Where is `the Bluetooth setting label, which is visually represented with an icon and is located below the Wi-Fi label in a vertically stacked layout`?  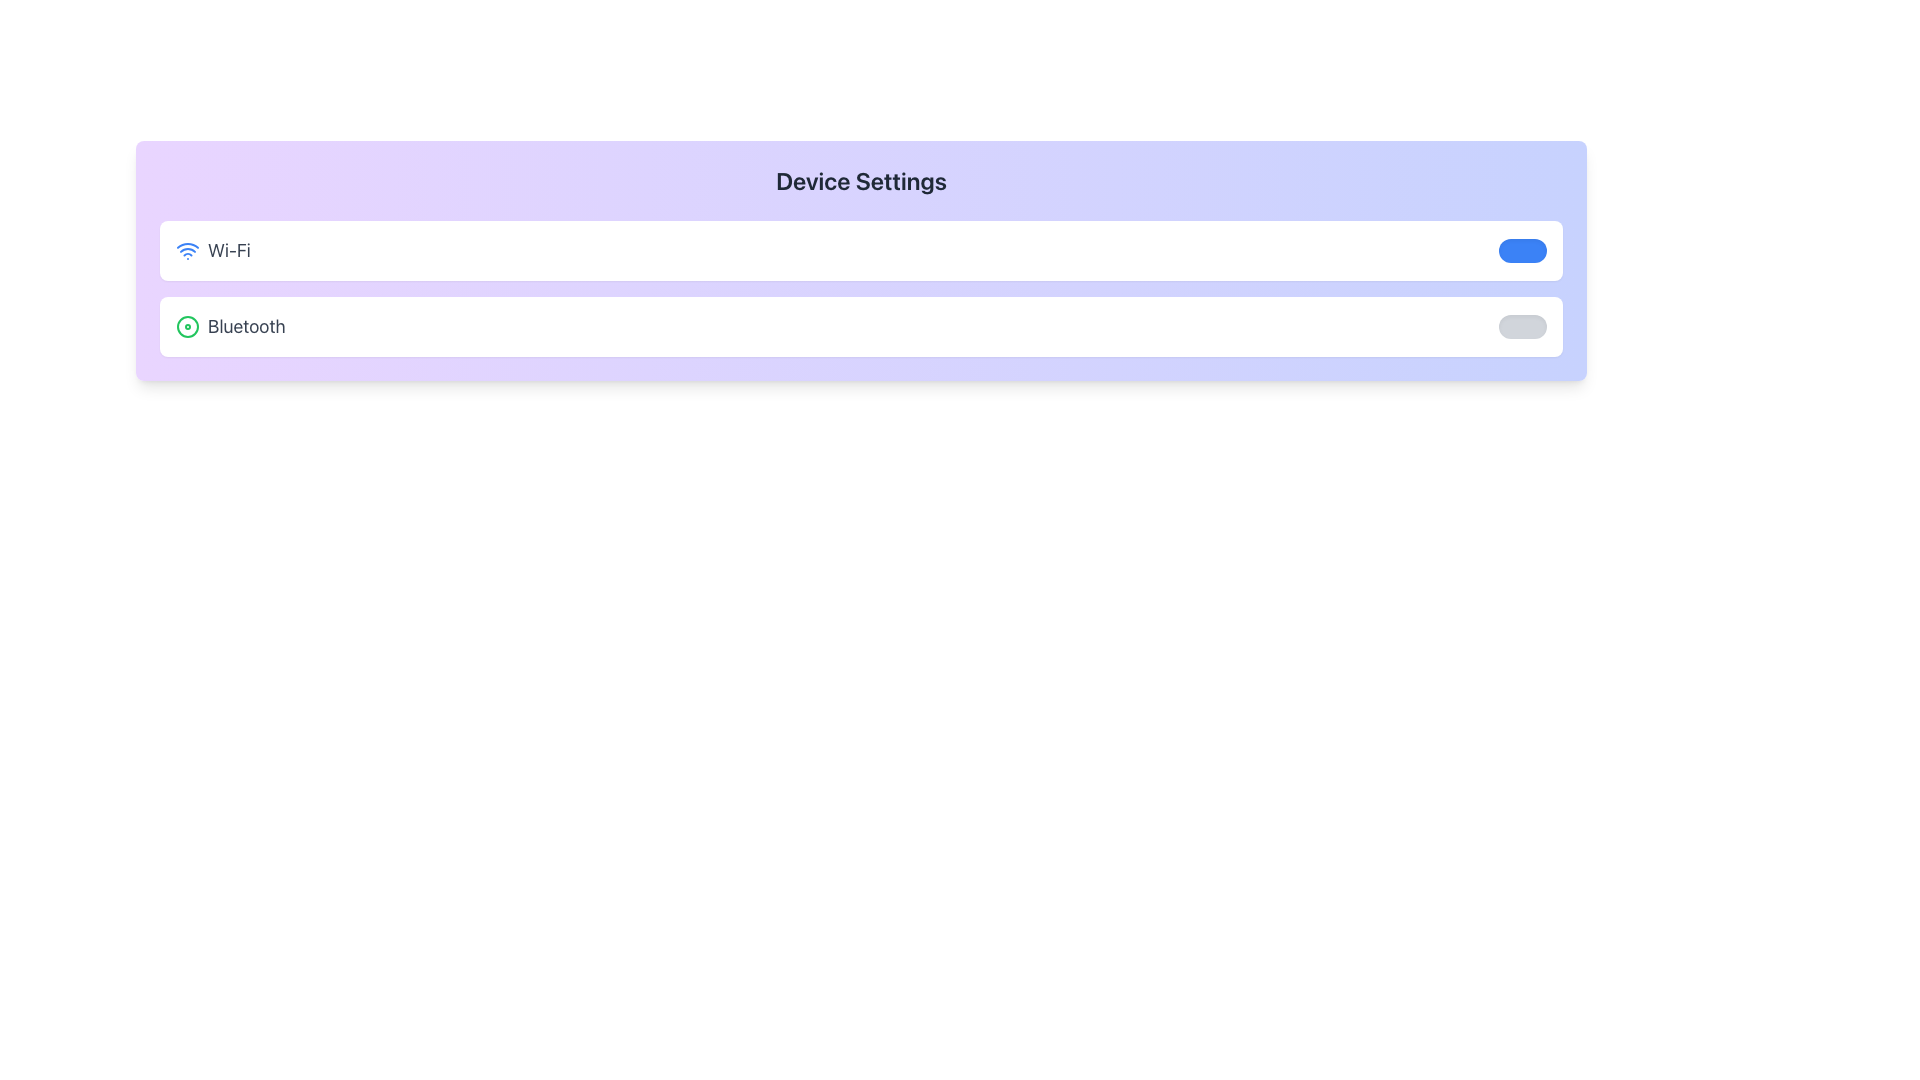
the Bluetooth setting label, which is visually represented with an icon and is located below the Wi-Fi label in a vertically stacked layout is located at coordinates (230, 326).